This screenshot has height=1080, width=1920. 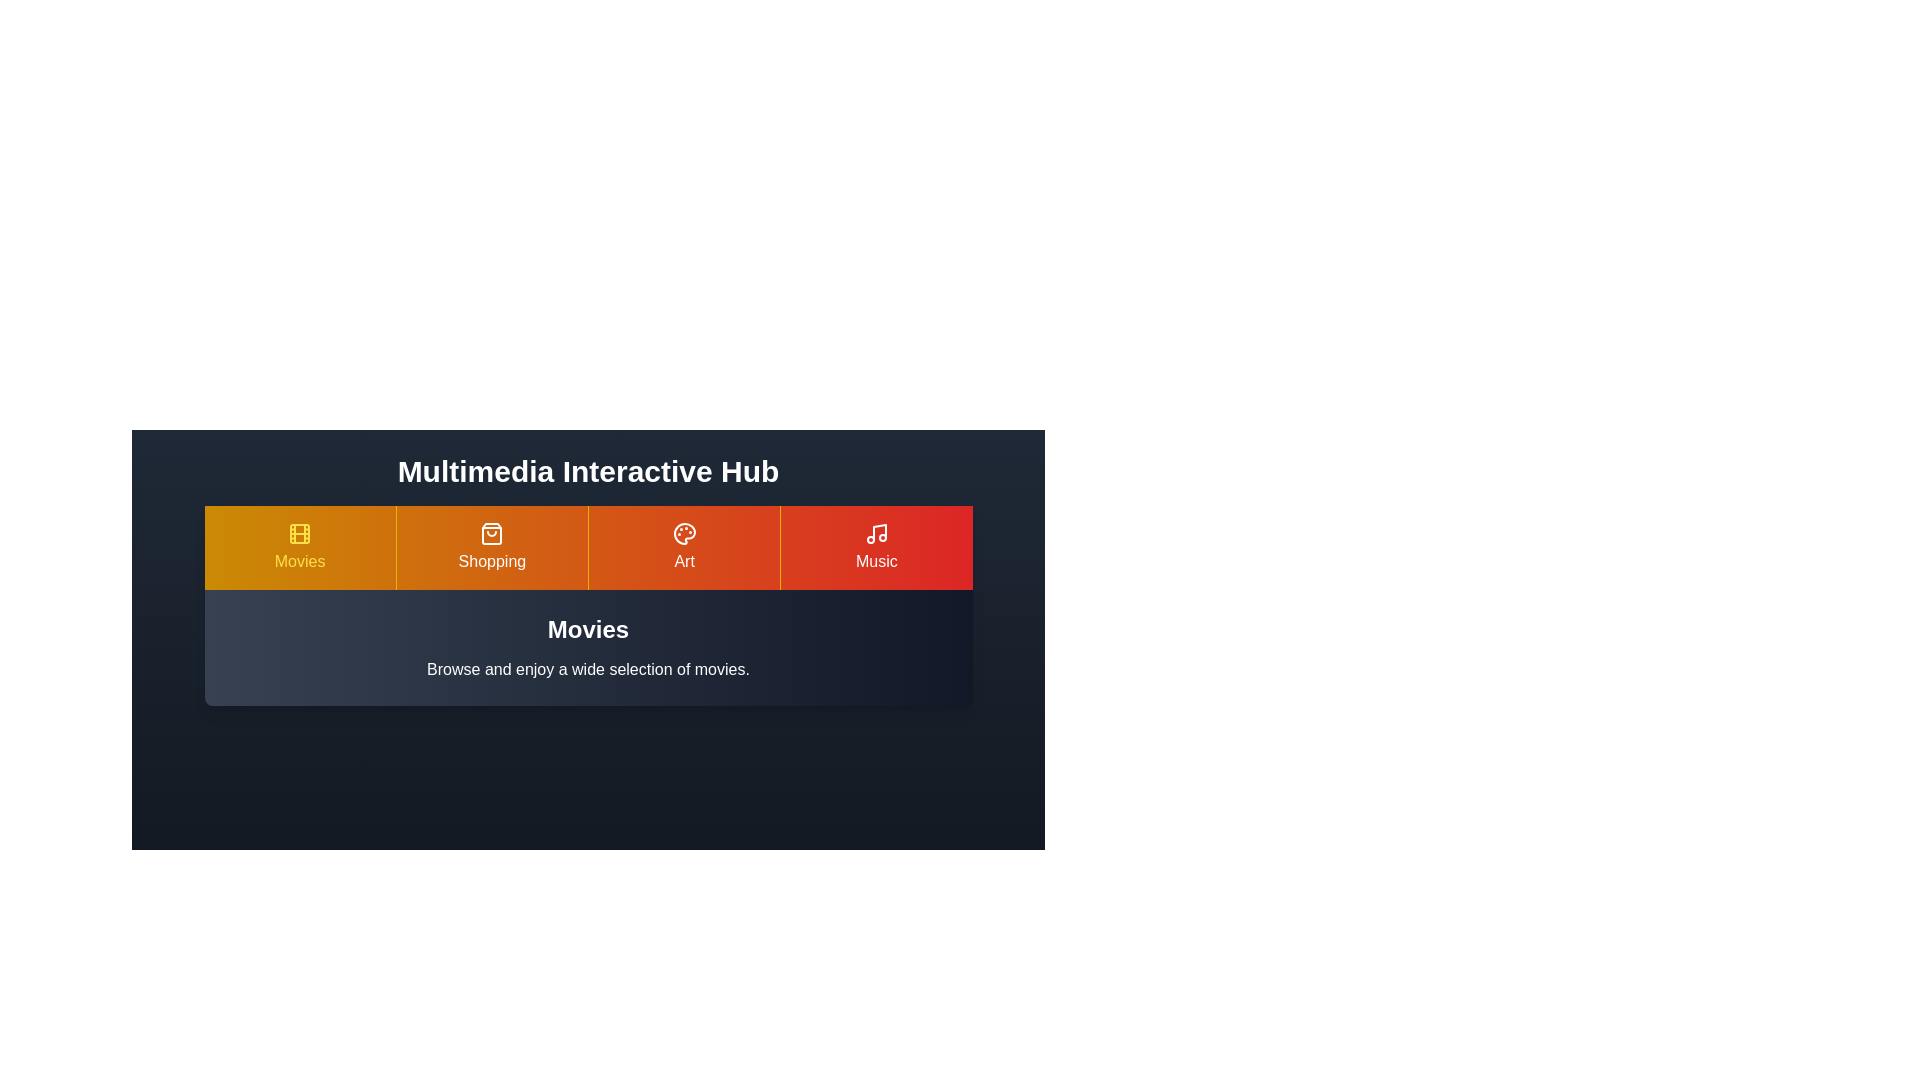 What do you see at coordinates (876, 547) in the screenshot?
I see `the Music tab to view its content` at bounding box center [876, 547].